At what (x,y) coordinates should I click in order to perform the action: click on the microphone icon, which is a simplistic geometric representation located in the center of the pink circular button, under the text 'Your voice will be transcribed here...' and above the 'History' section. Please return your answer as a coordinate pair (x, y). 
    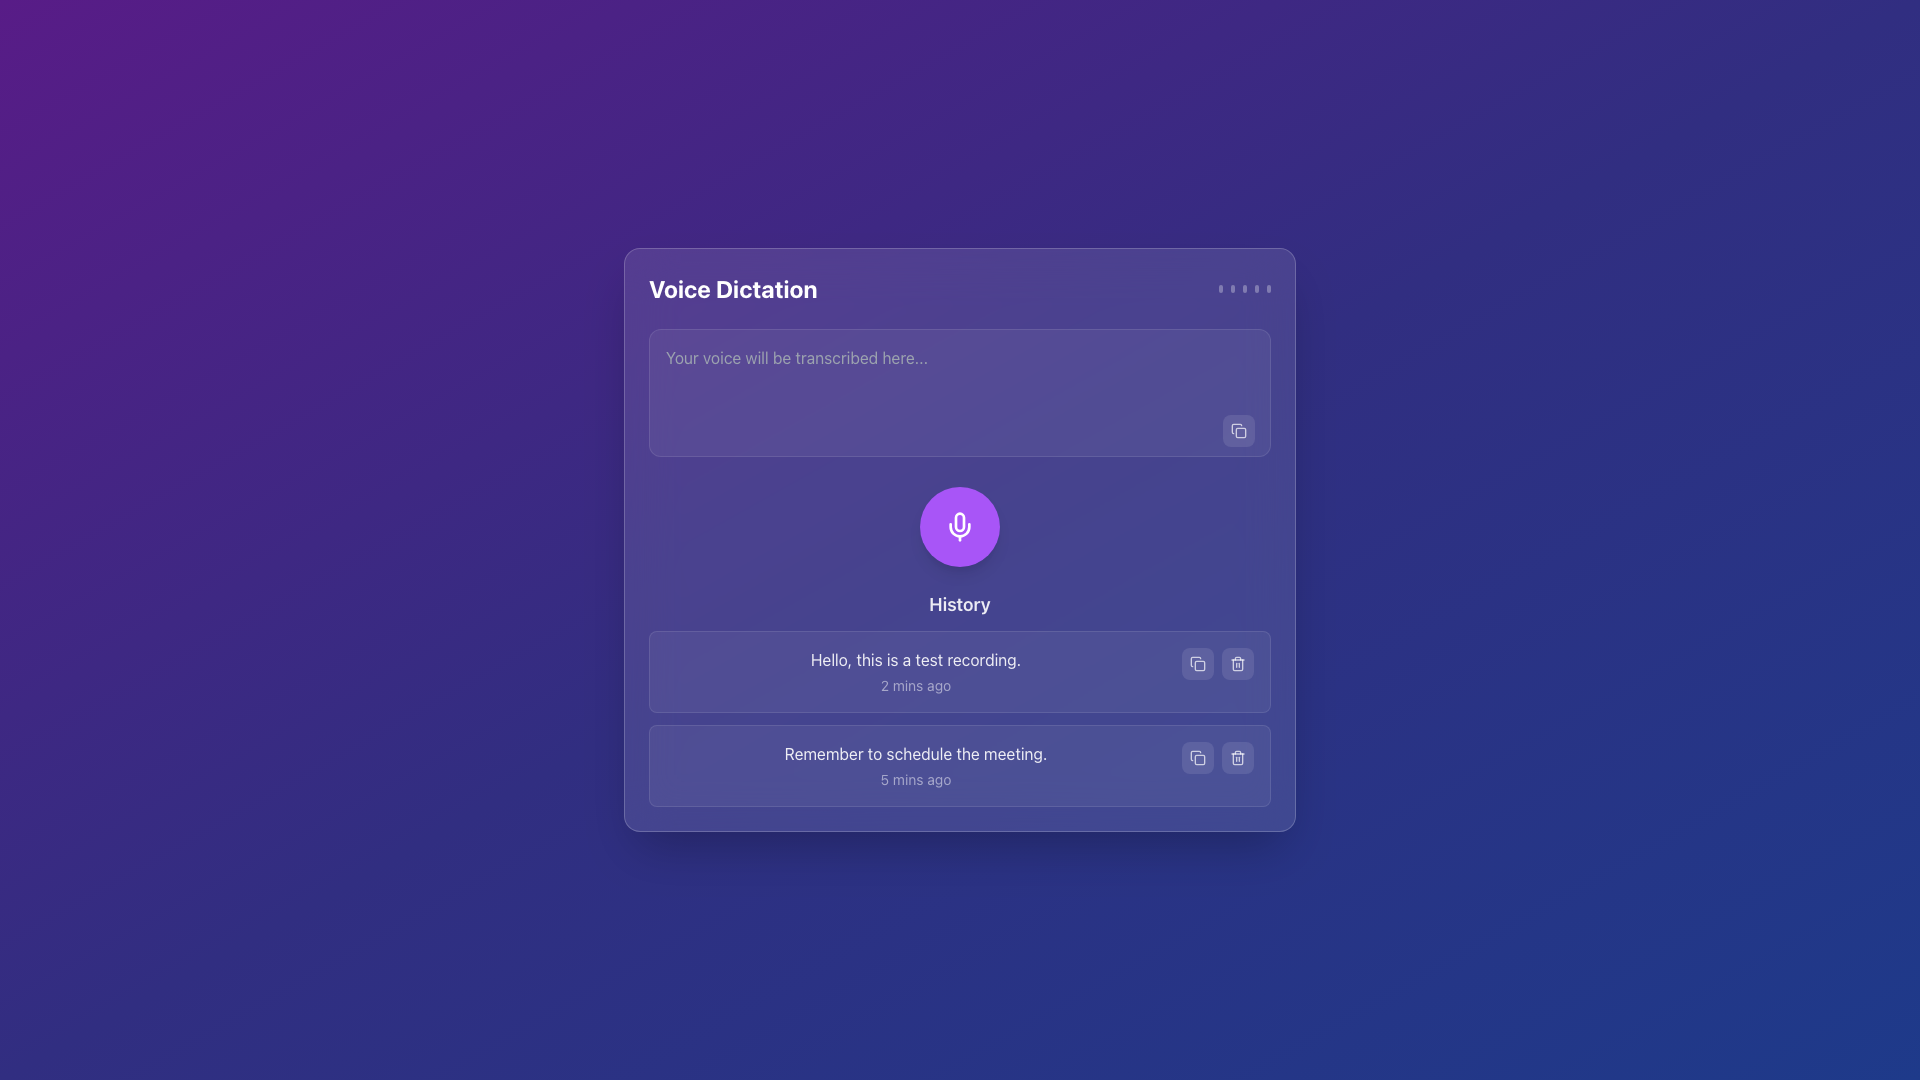
    Looking at the image, I should click on (960, 520).